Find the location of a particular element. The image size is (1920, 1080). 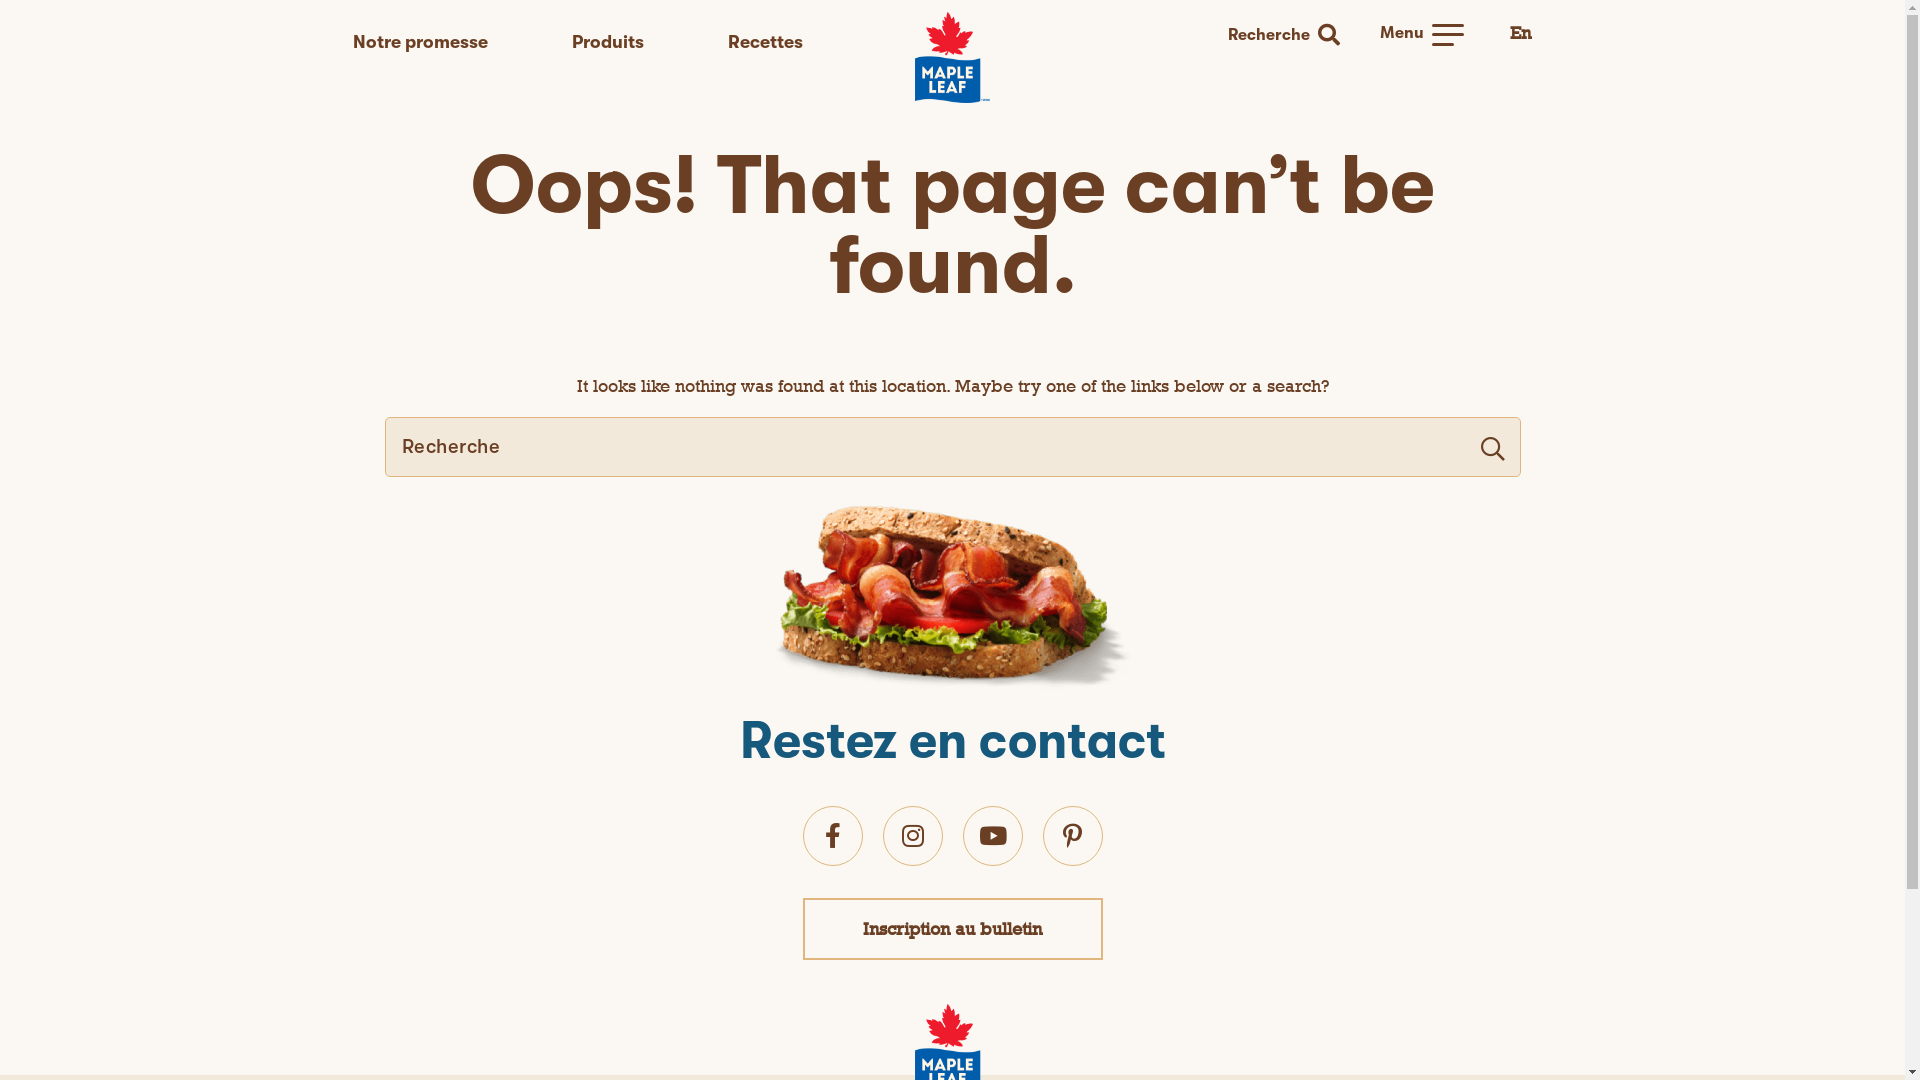

'Produits' is located at coordinates (607, 42).